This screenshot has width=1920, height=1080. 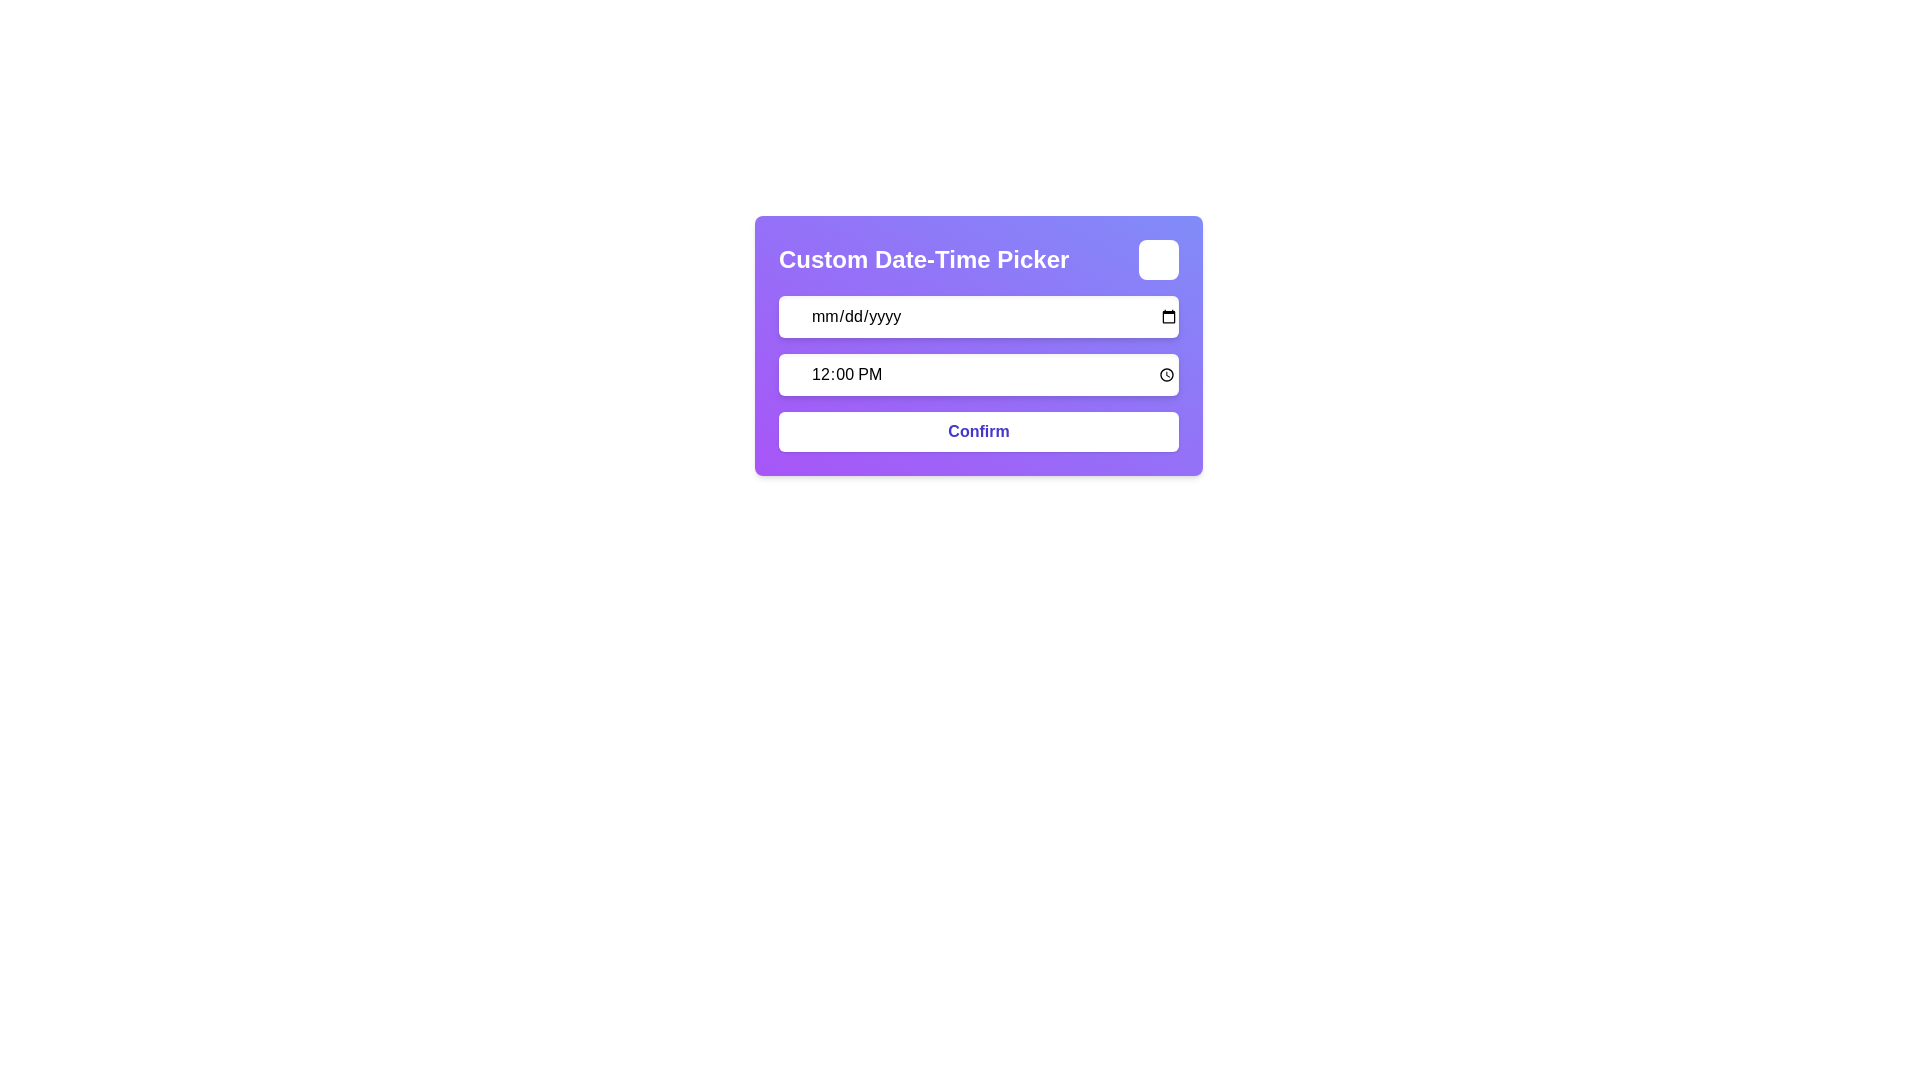 What do you see at coordinates (1158, 258) in the screenshot?
I see `the button located in the upper-right corner of the 'Custom Date-Time Picker' widget` at bounding box center [1158, 258].